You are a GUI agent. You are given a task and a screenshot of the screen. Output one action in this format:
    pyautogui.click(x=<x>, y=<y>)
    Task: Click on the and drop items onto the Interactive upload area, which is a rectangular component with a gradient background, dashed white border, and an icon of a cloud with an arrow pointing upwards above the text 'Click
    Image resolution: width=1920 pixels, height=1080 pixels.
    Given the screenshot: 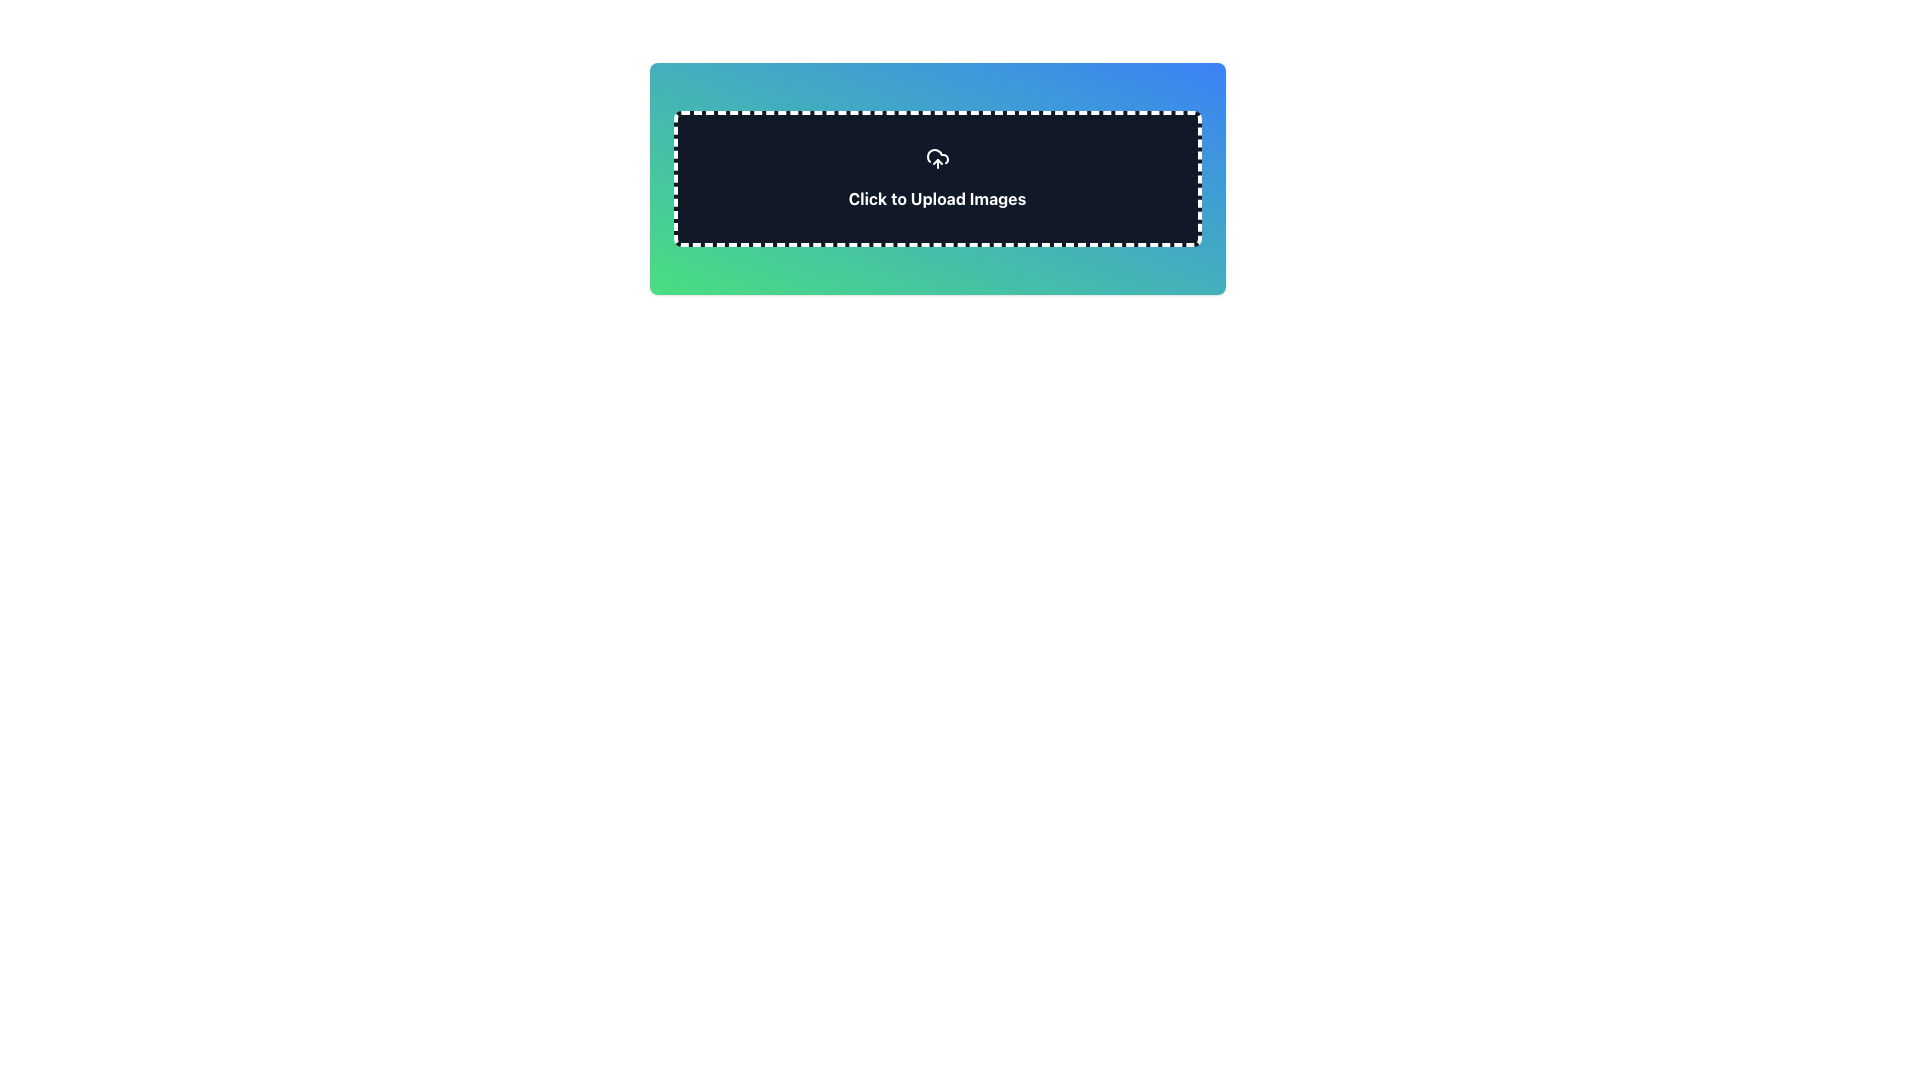 What is the action you would take?
    pyautogui.click(x=936, y=177)
    